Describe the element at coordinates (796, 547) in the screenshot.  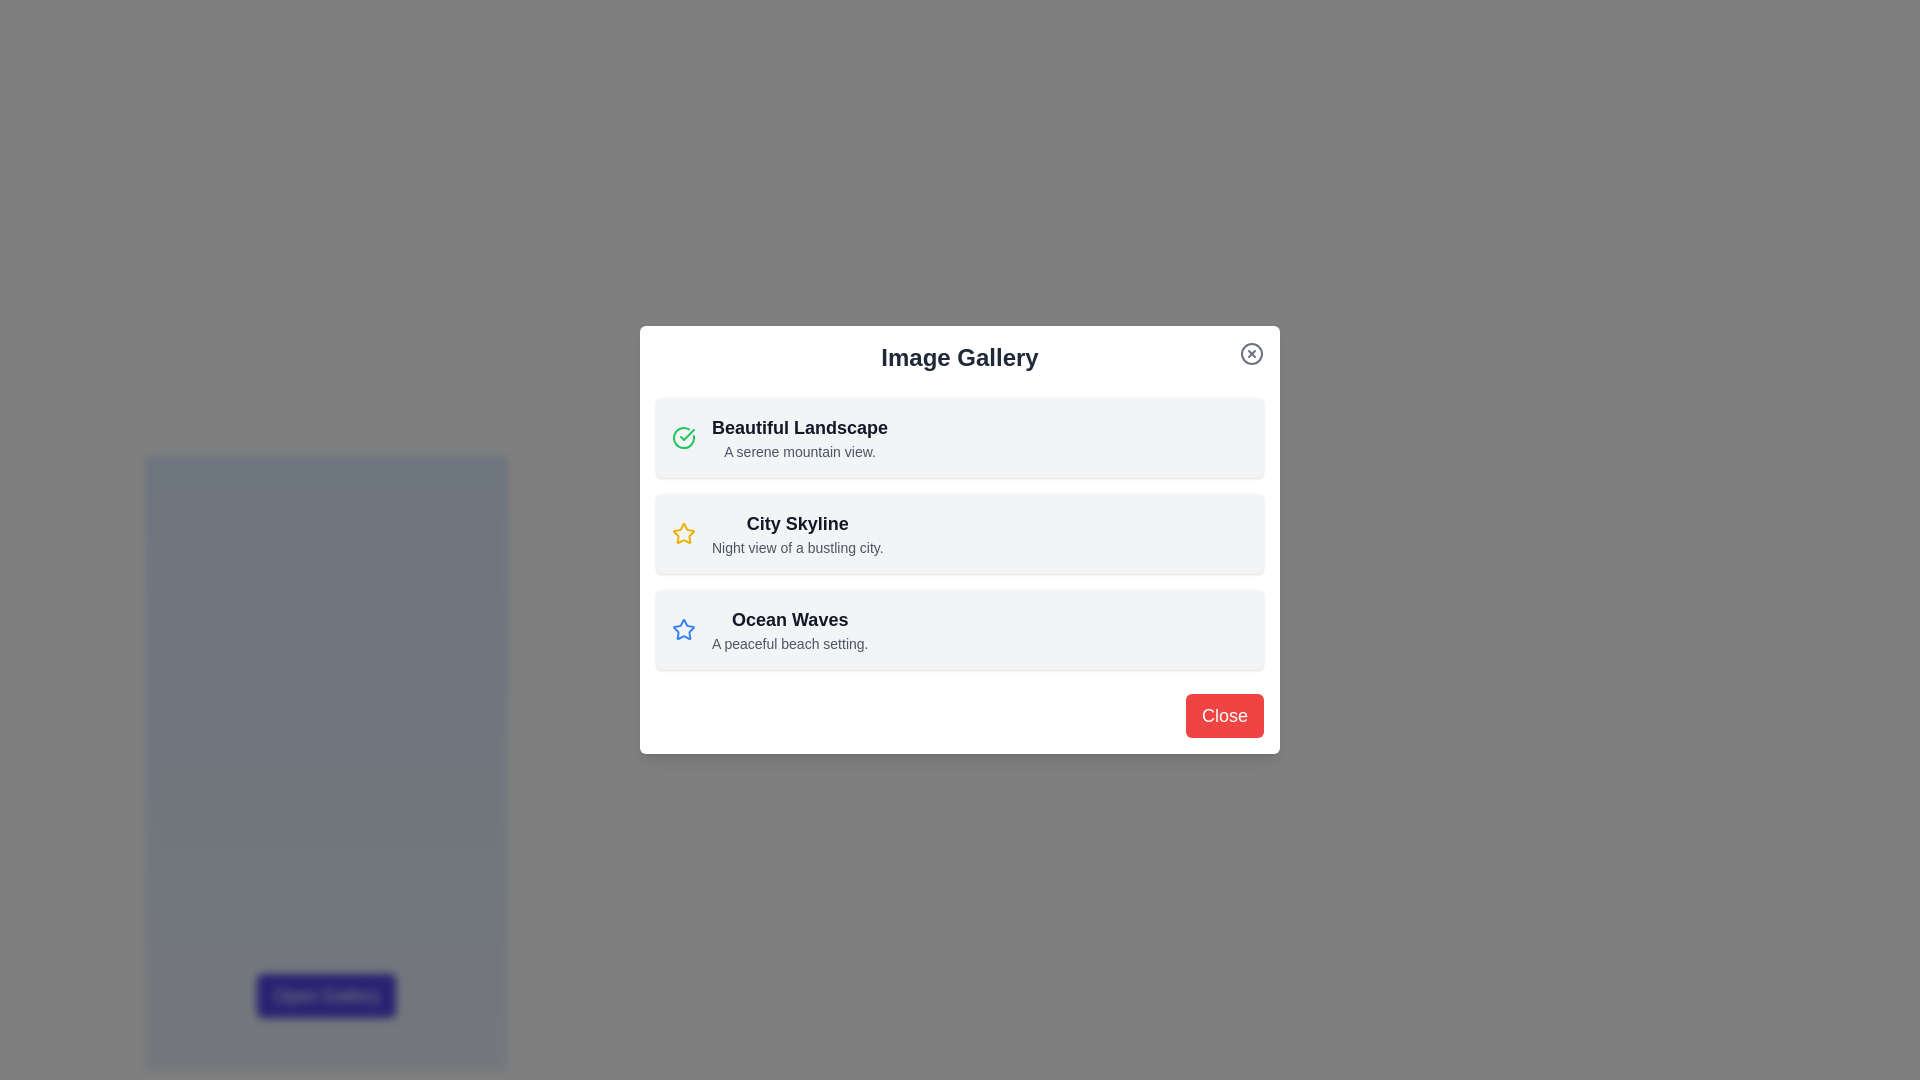
I see `the static text providing supplementary information about the title 'City Skyline', located directly below the bolded title in the second card of a vertically organized interface` at that location.